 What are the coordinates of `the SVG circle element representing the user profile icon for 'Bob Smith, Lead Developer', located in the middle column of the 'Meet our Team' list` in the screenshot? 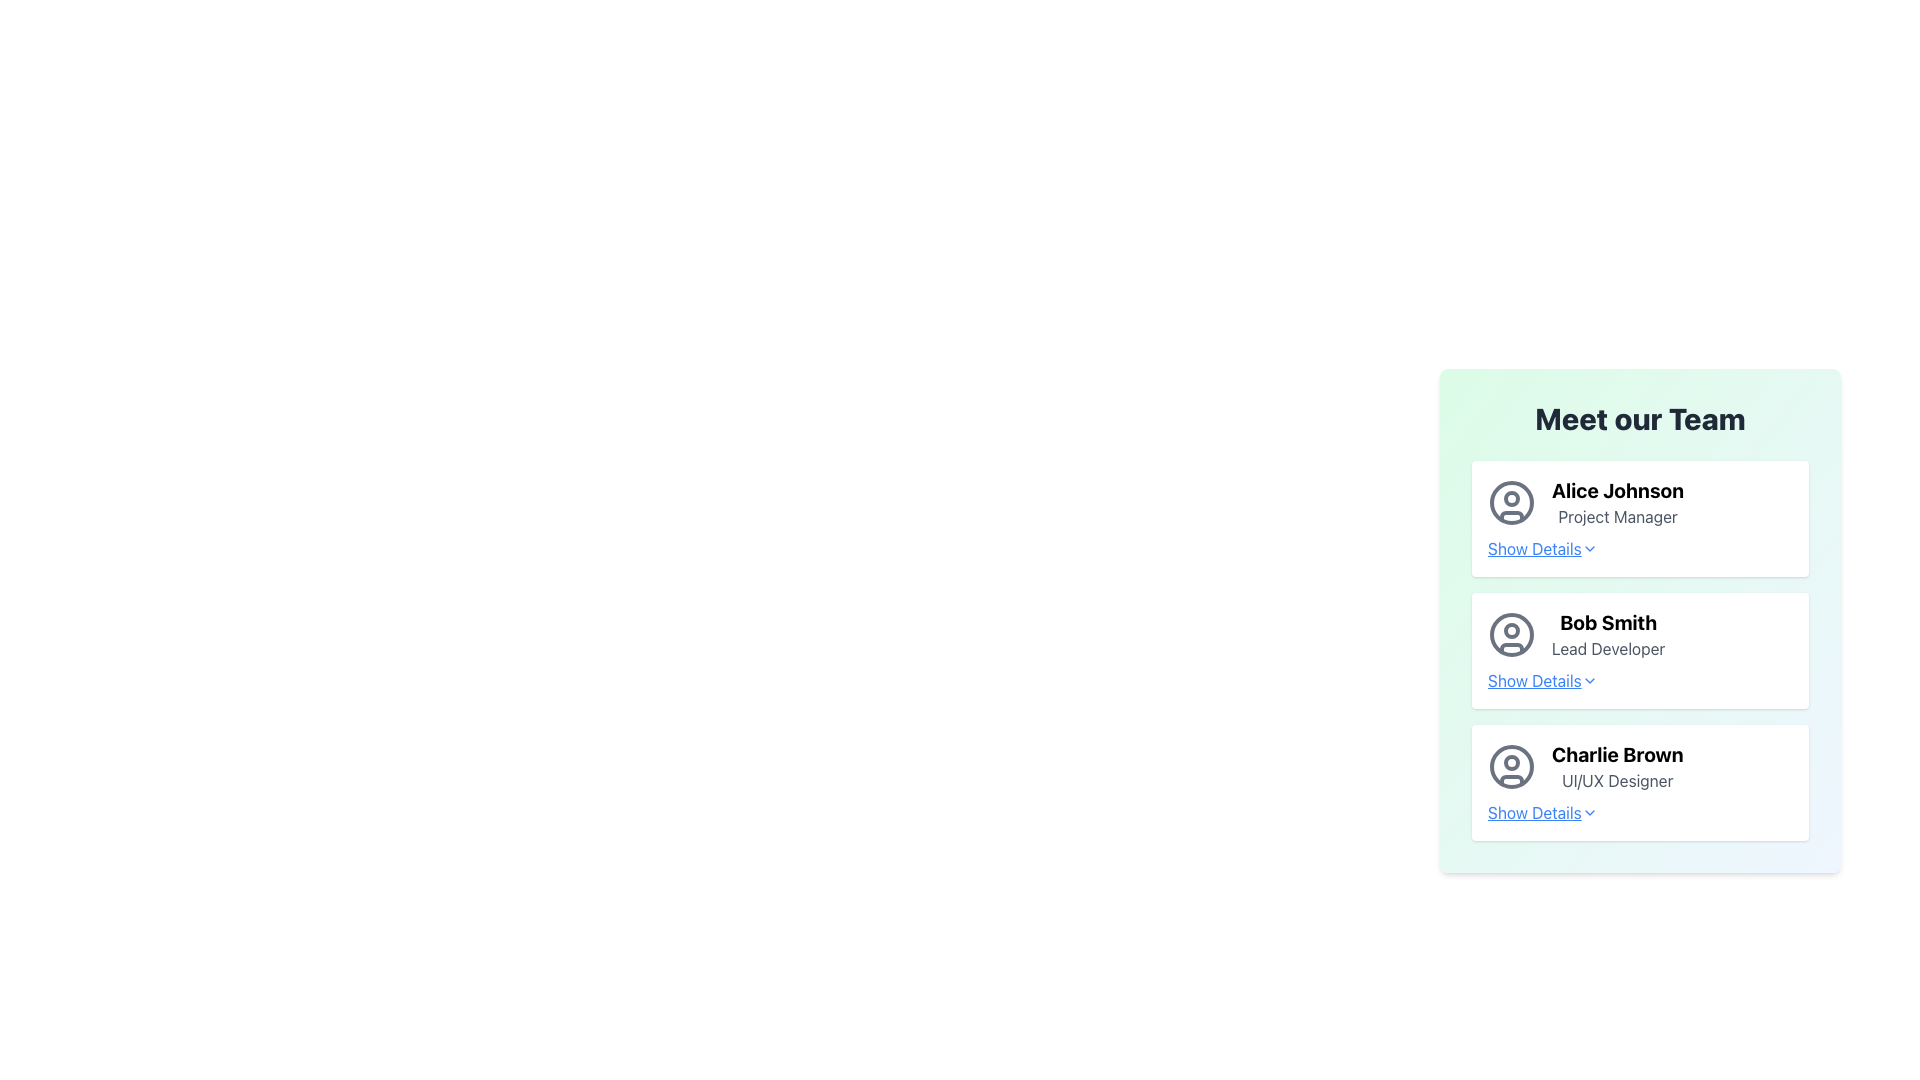 It's located at (1512, 635).